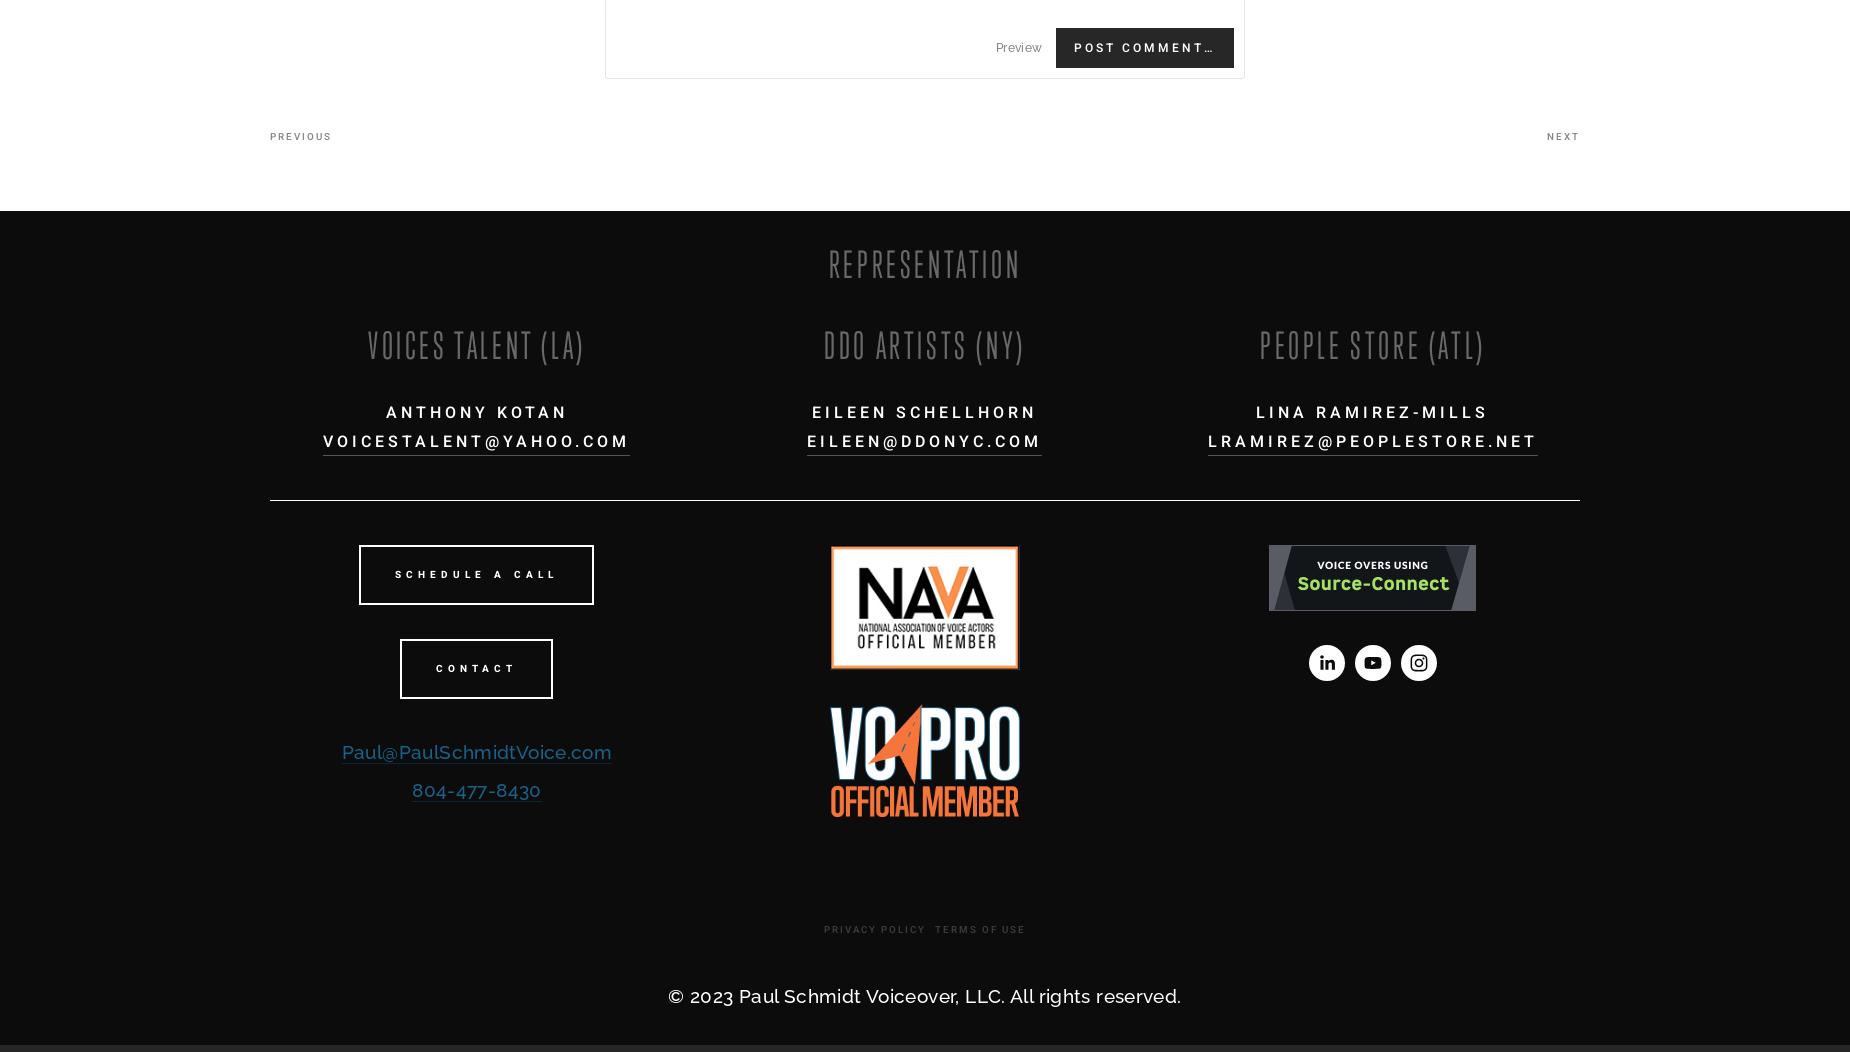 The width and height of the screenshot is (1850, 1052). Describe the element at coordinates (933, 928) in the screenshot. I see `'Terms Of Use'` at that location.